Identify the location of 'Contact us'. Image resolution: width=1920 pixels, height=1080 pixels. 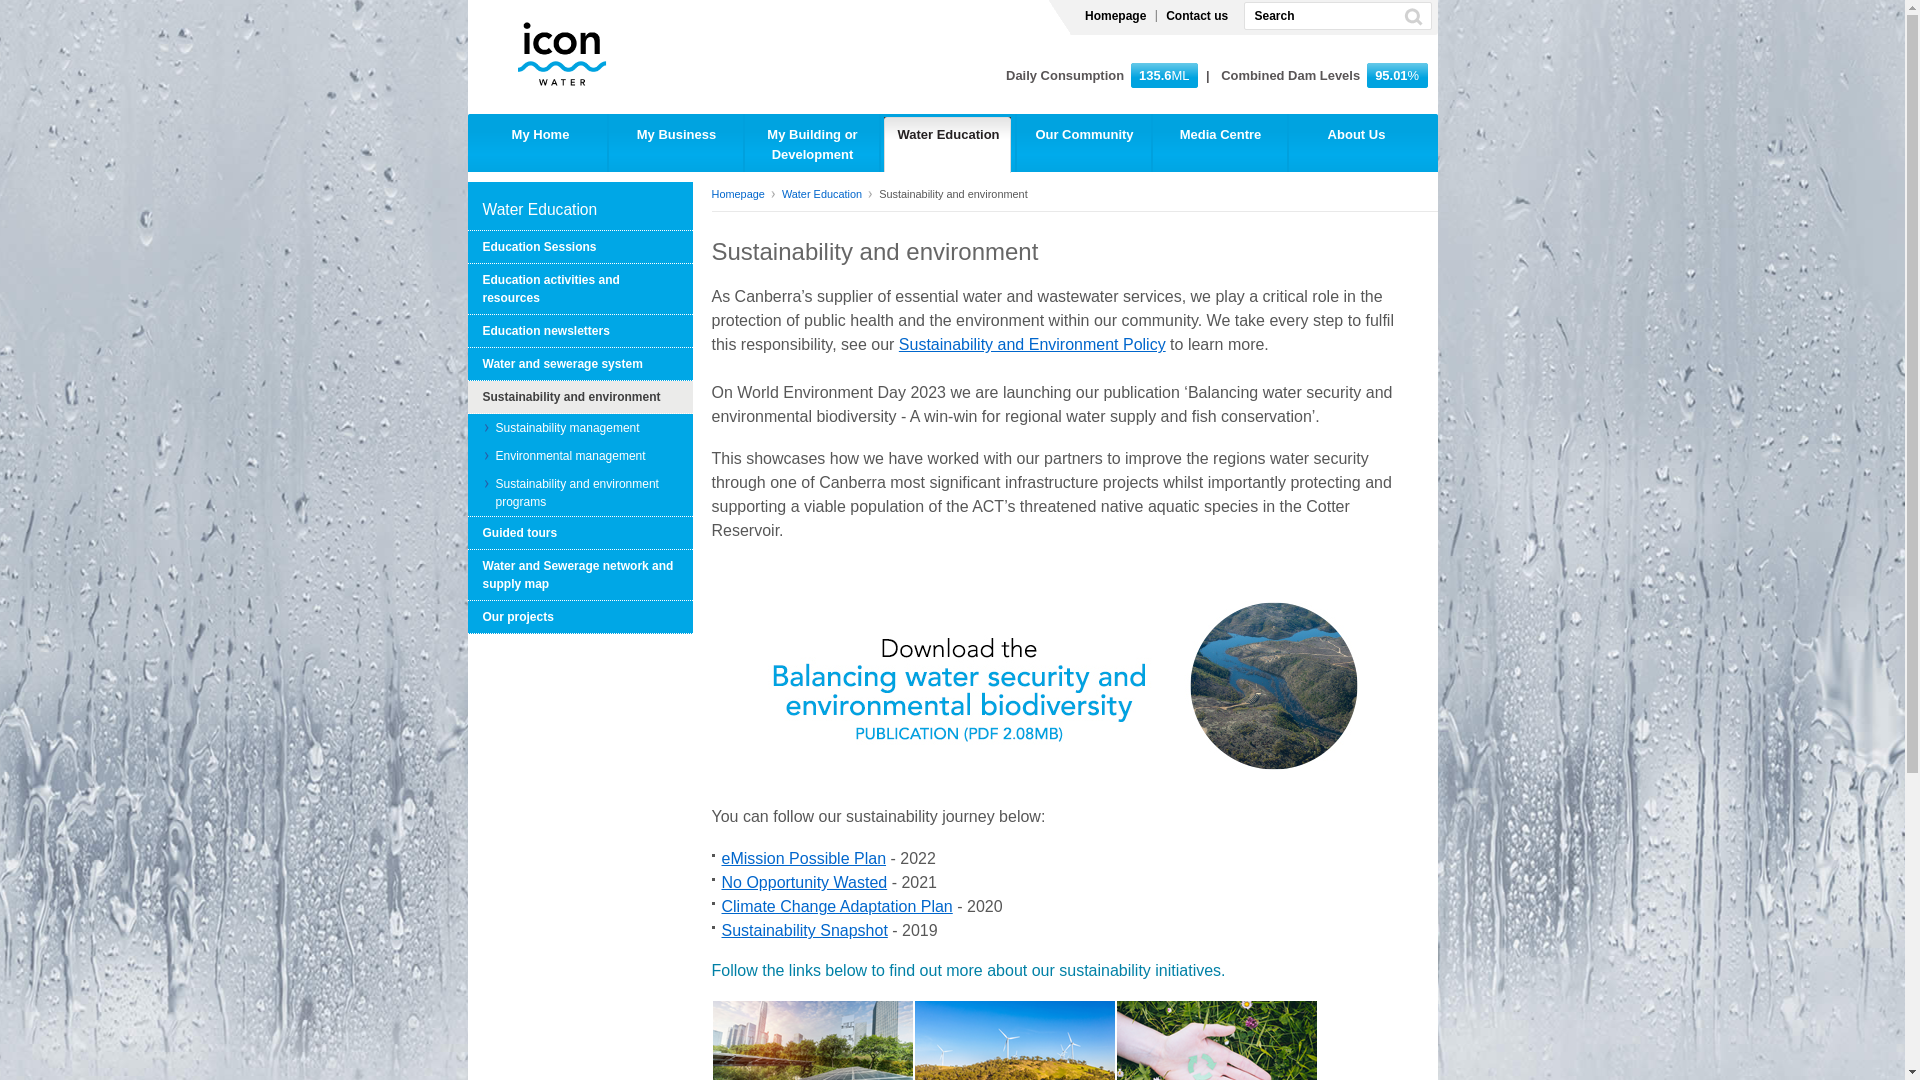
(1196, 15).